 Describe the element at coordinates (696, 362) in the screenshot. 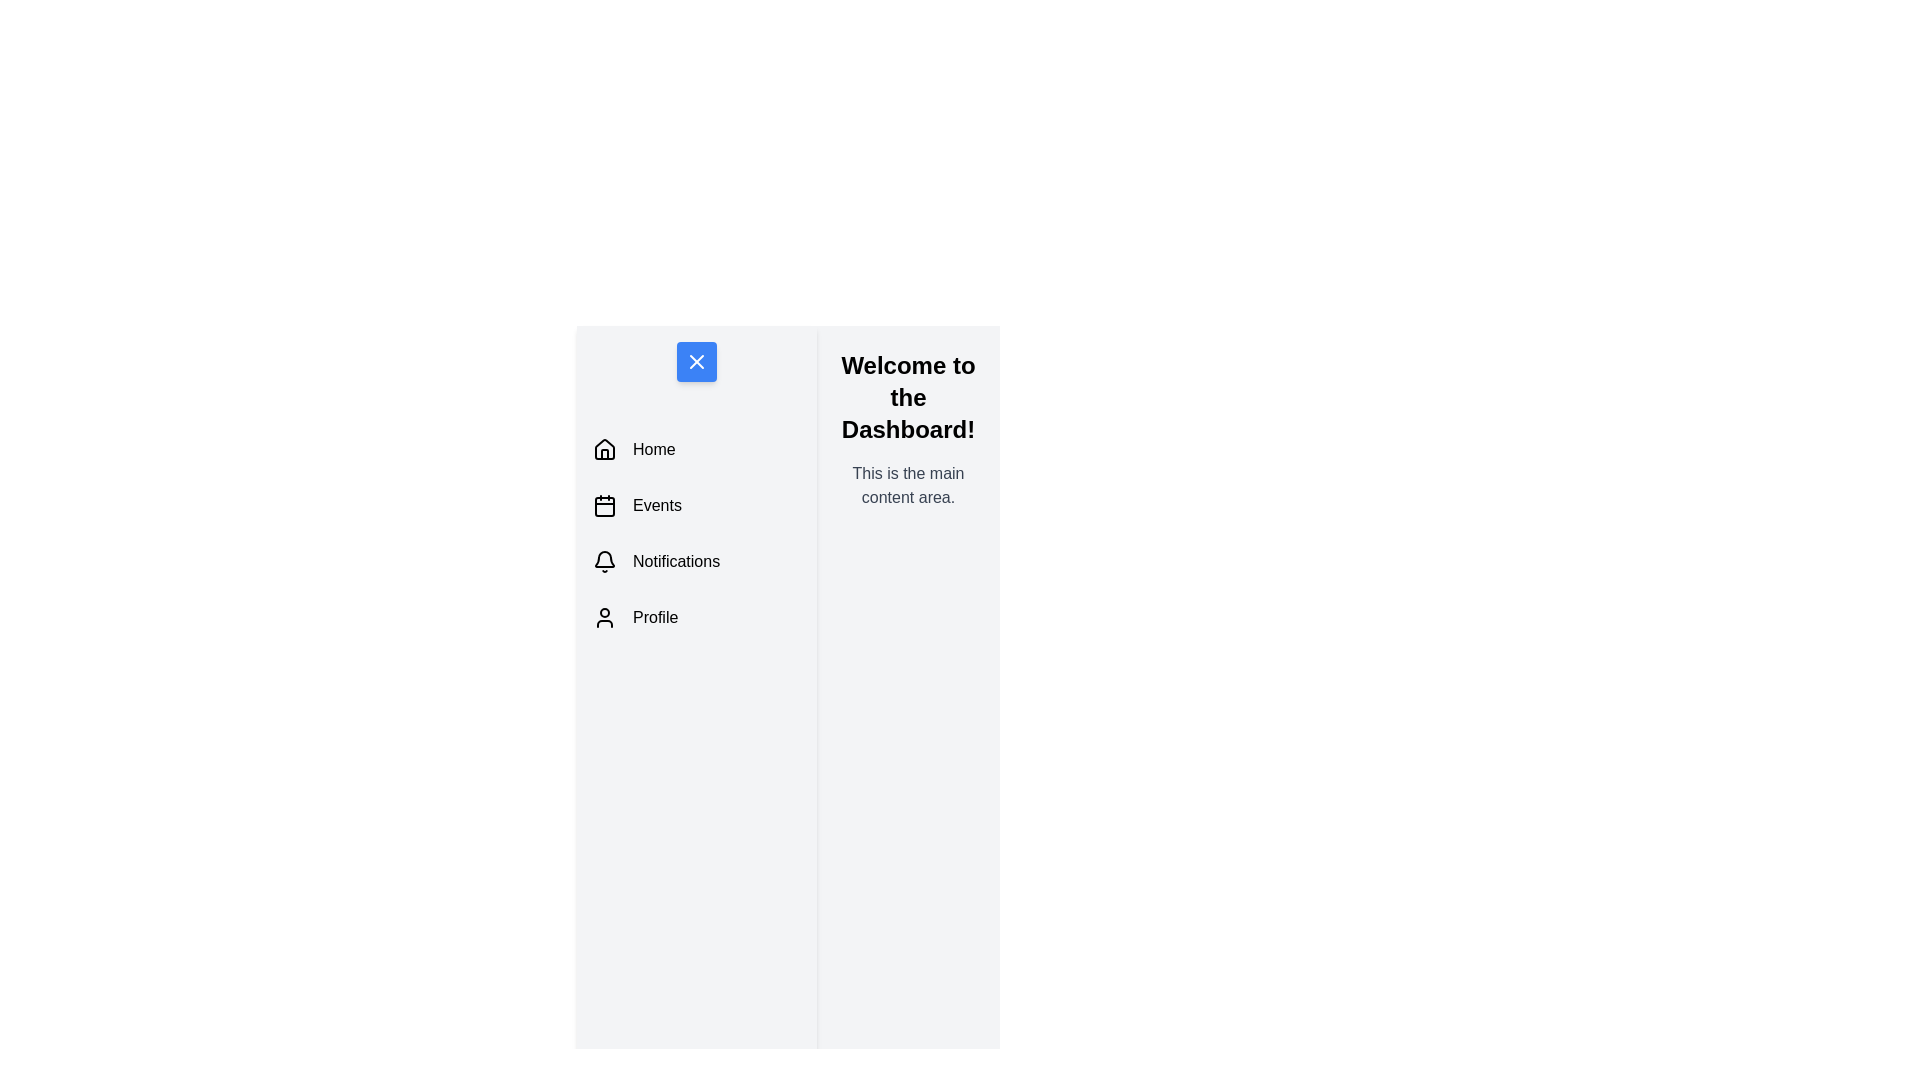

I see `the blue circular button containing the 'X' icon, which is centrally located within the button and easily distinguishable from adjacent menu items` at that location.